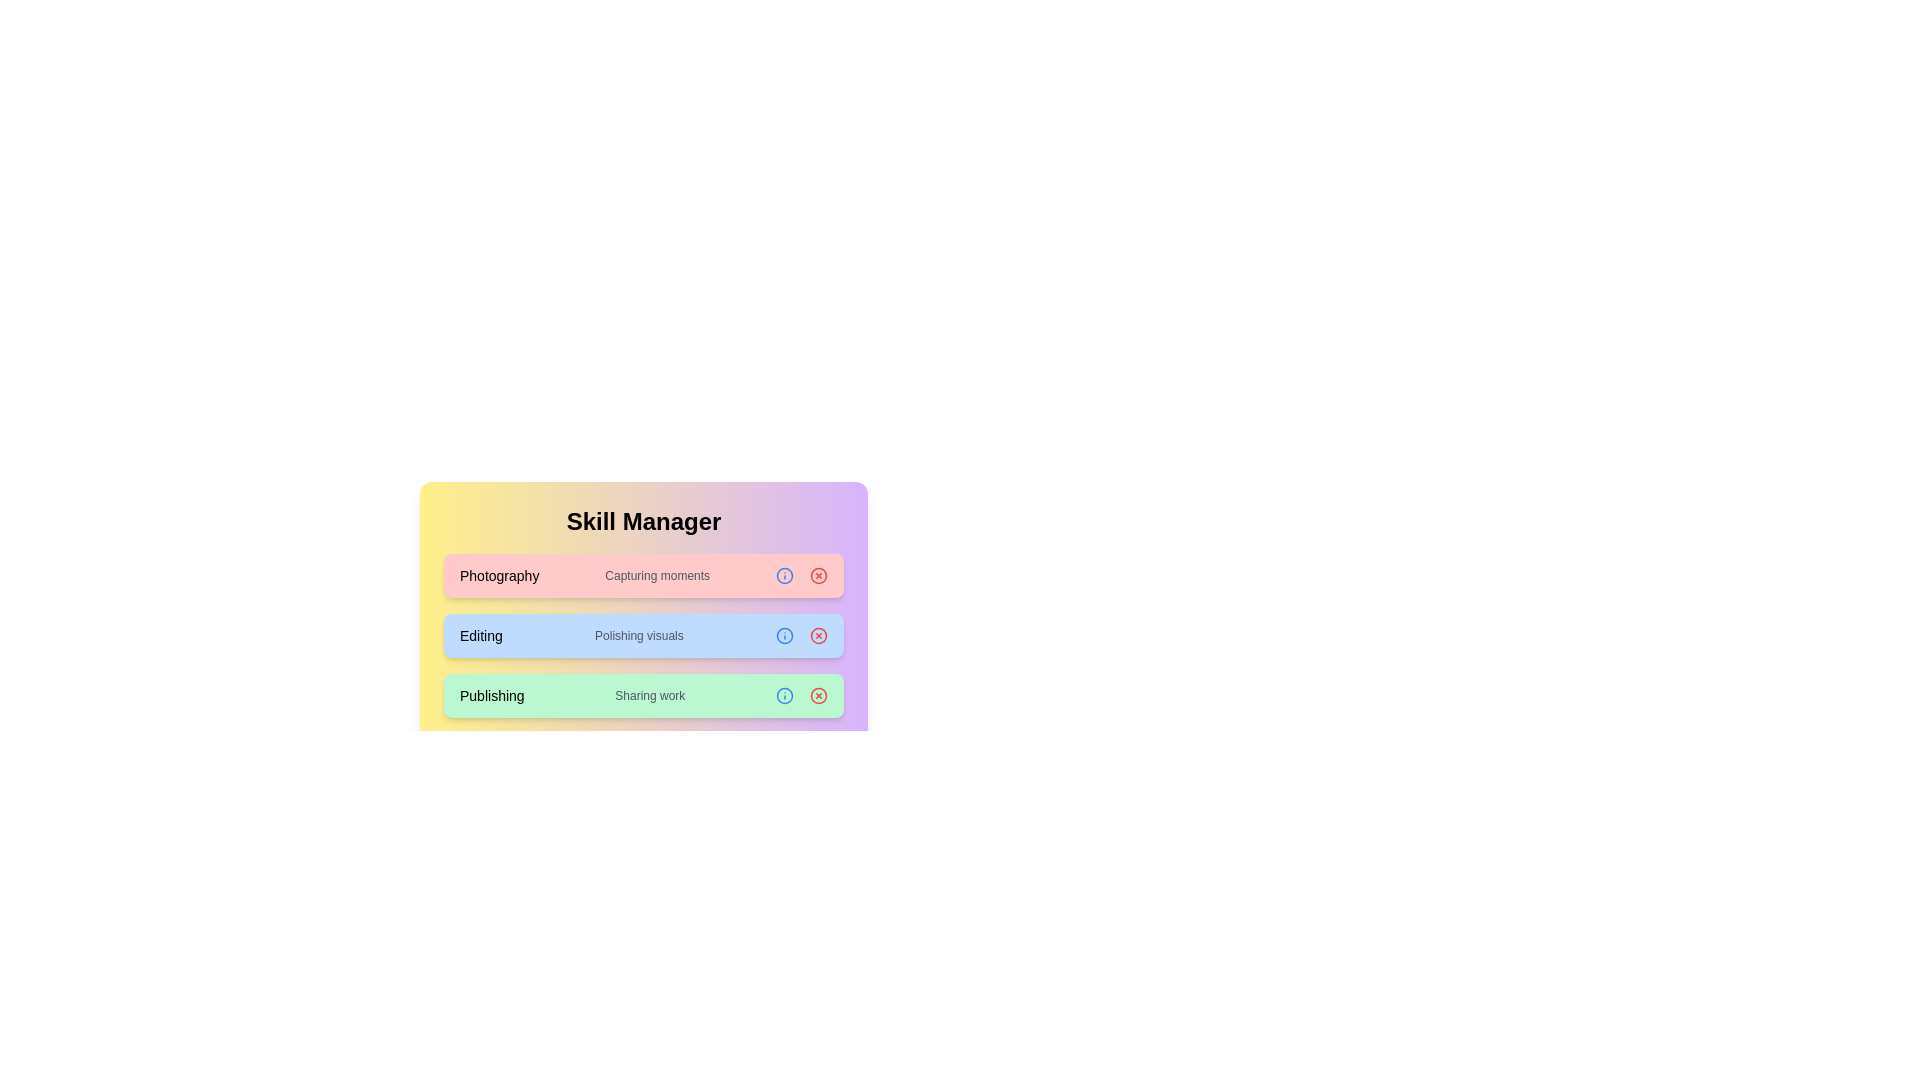  What do you see at coordinates (784, 575) in the screenshot?
I see `the information button of the Photography chip` at bounding box center [784, 575].